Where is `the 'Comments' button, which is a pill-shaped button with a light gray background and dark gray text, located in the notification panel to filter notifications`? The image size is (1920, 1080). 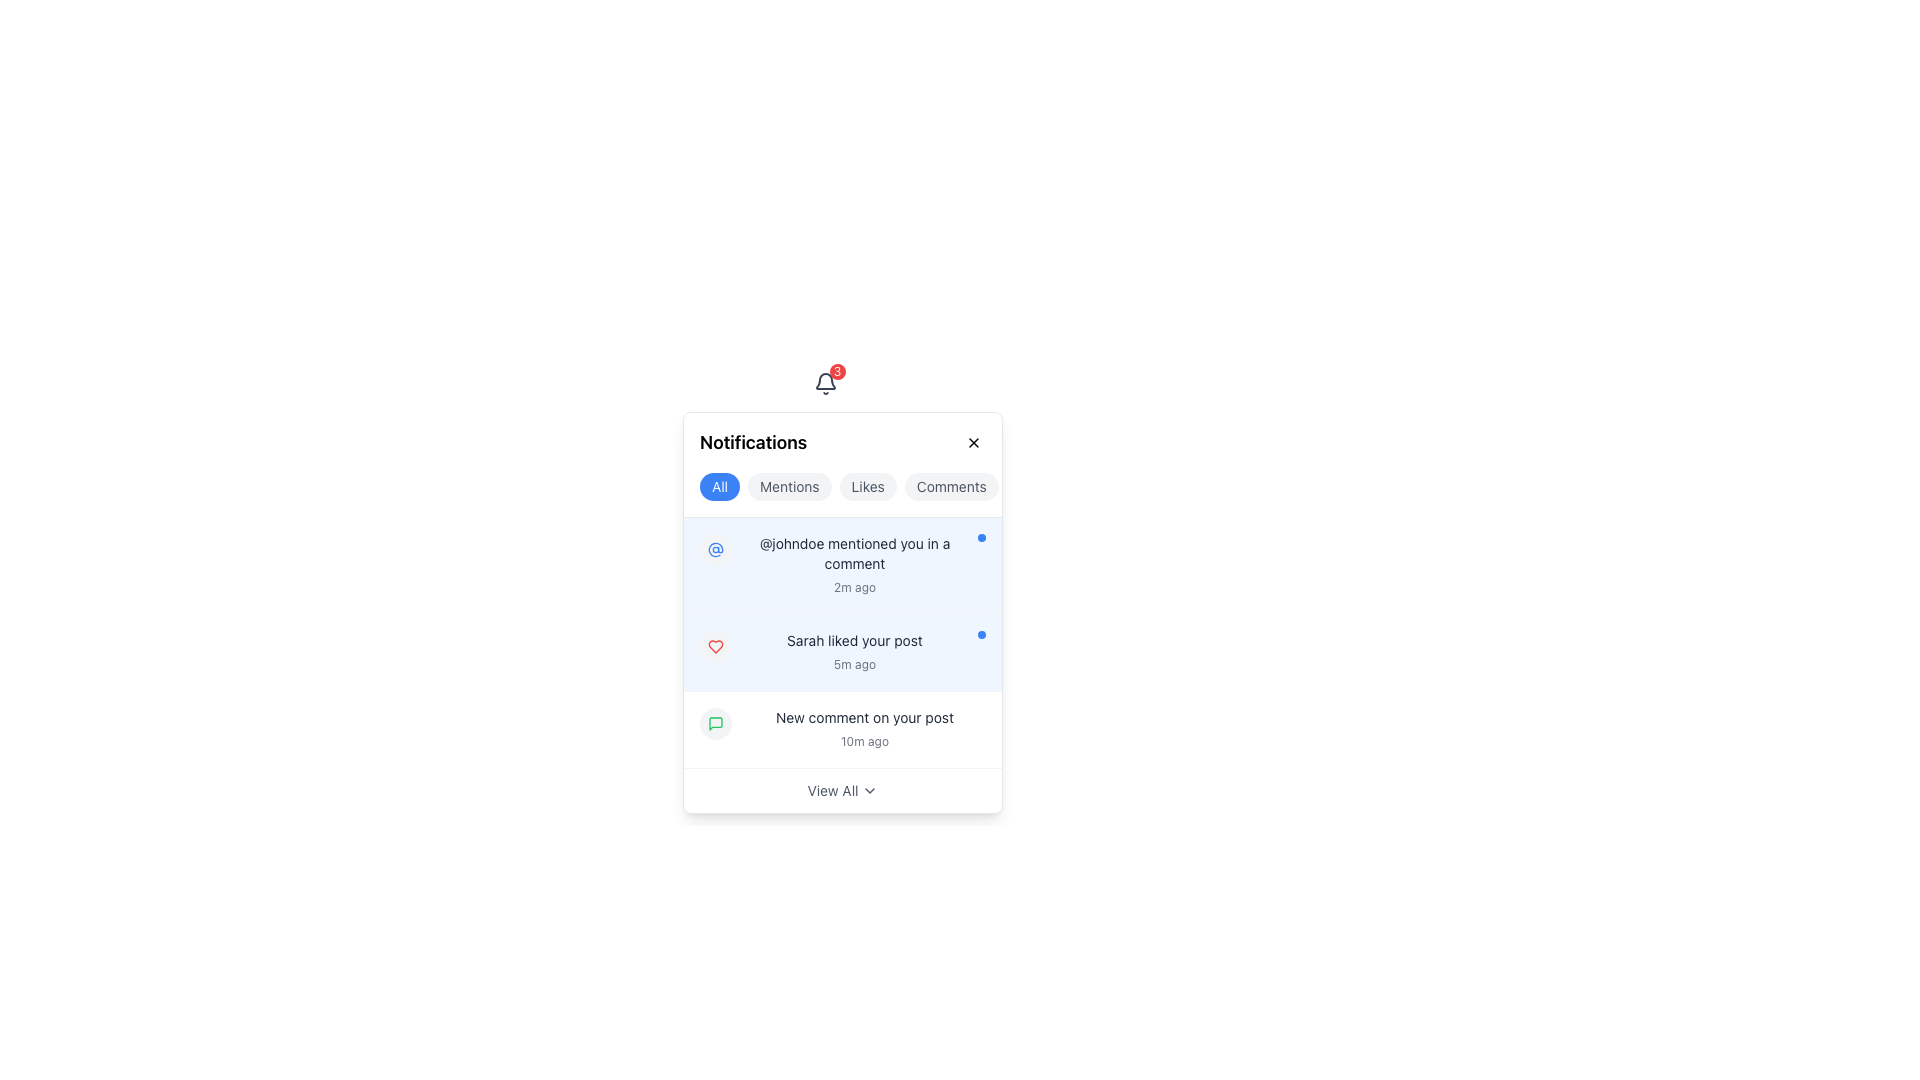 the 'Comments' button, which is a pill-shaped button with a light gray background and dark gray text, located in the notification panel to filter notifications is located at coordinates (950, 486).